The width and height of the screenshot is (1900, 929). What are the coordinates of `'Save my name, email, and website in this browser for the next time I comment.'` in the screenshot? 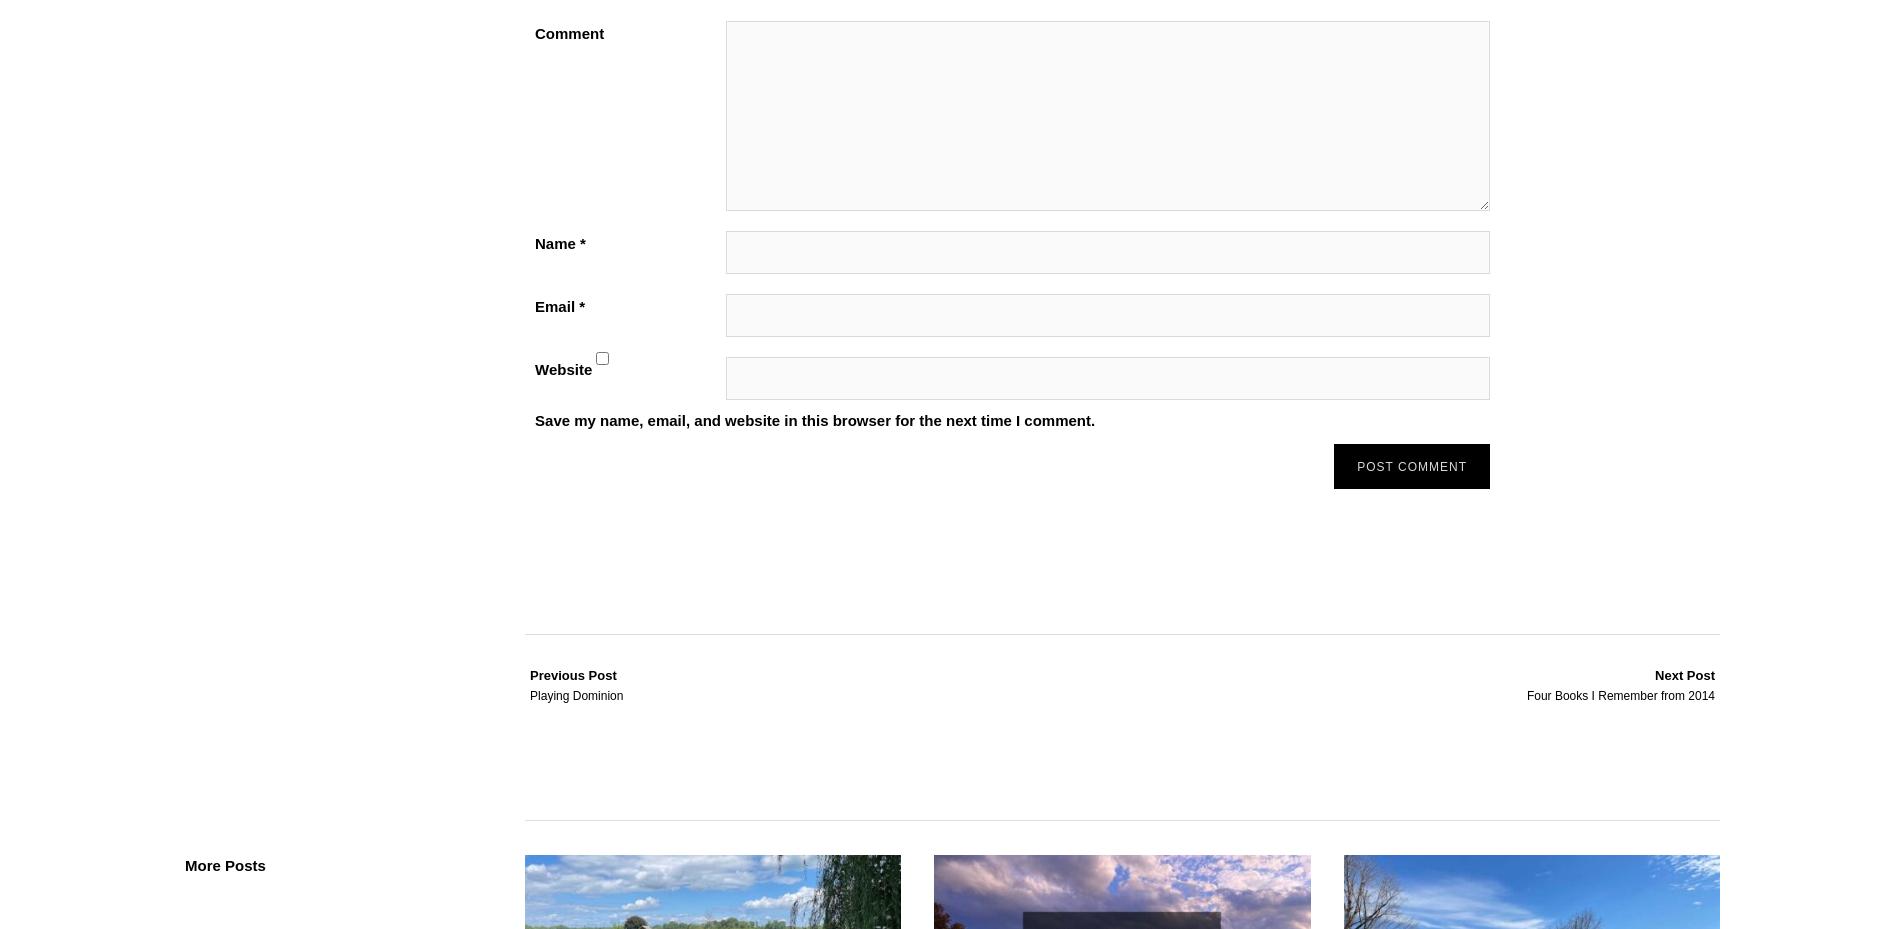 It's located at (813, 418).